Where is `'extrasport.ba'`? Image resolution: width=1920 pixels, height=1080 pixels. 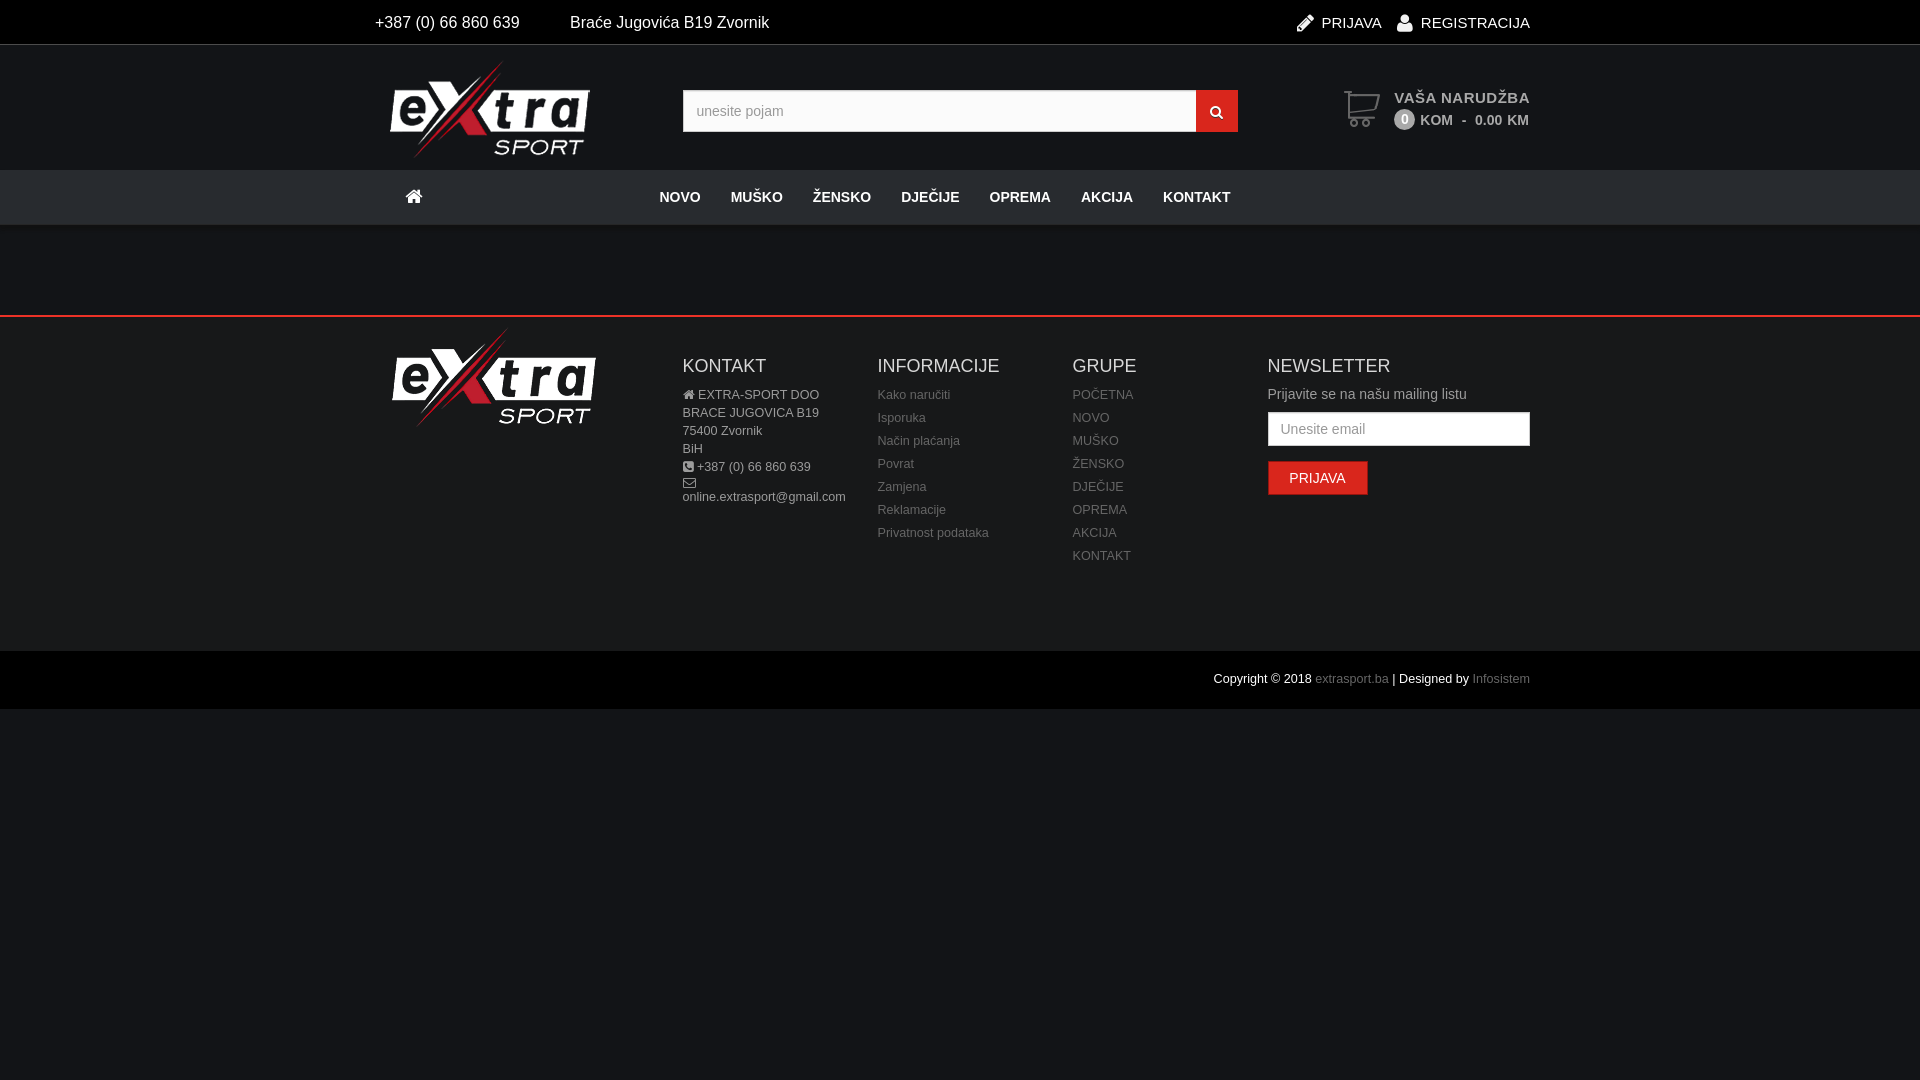 'extrasport.ba' is located at coordinates (1352, 677).